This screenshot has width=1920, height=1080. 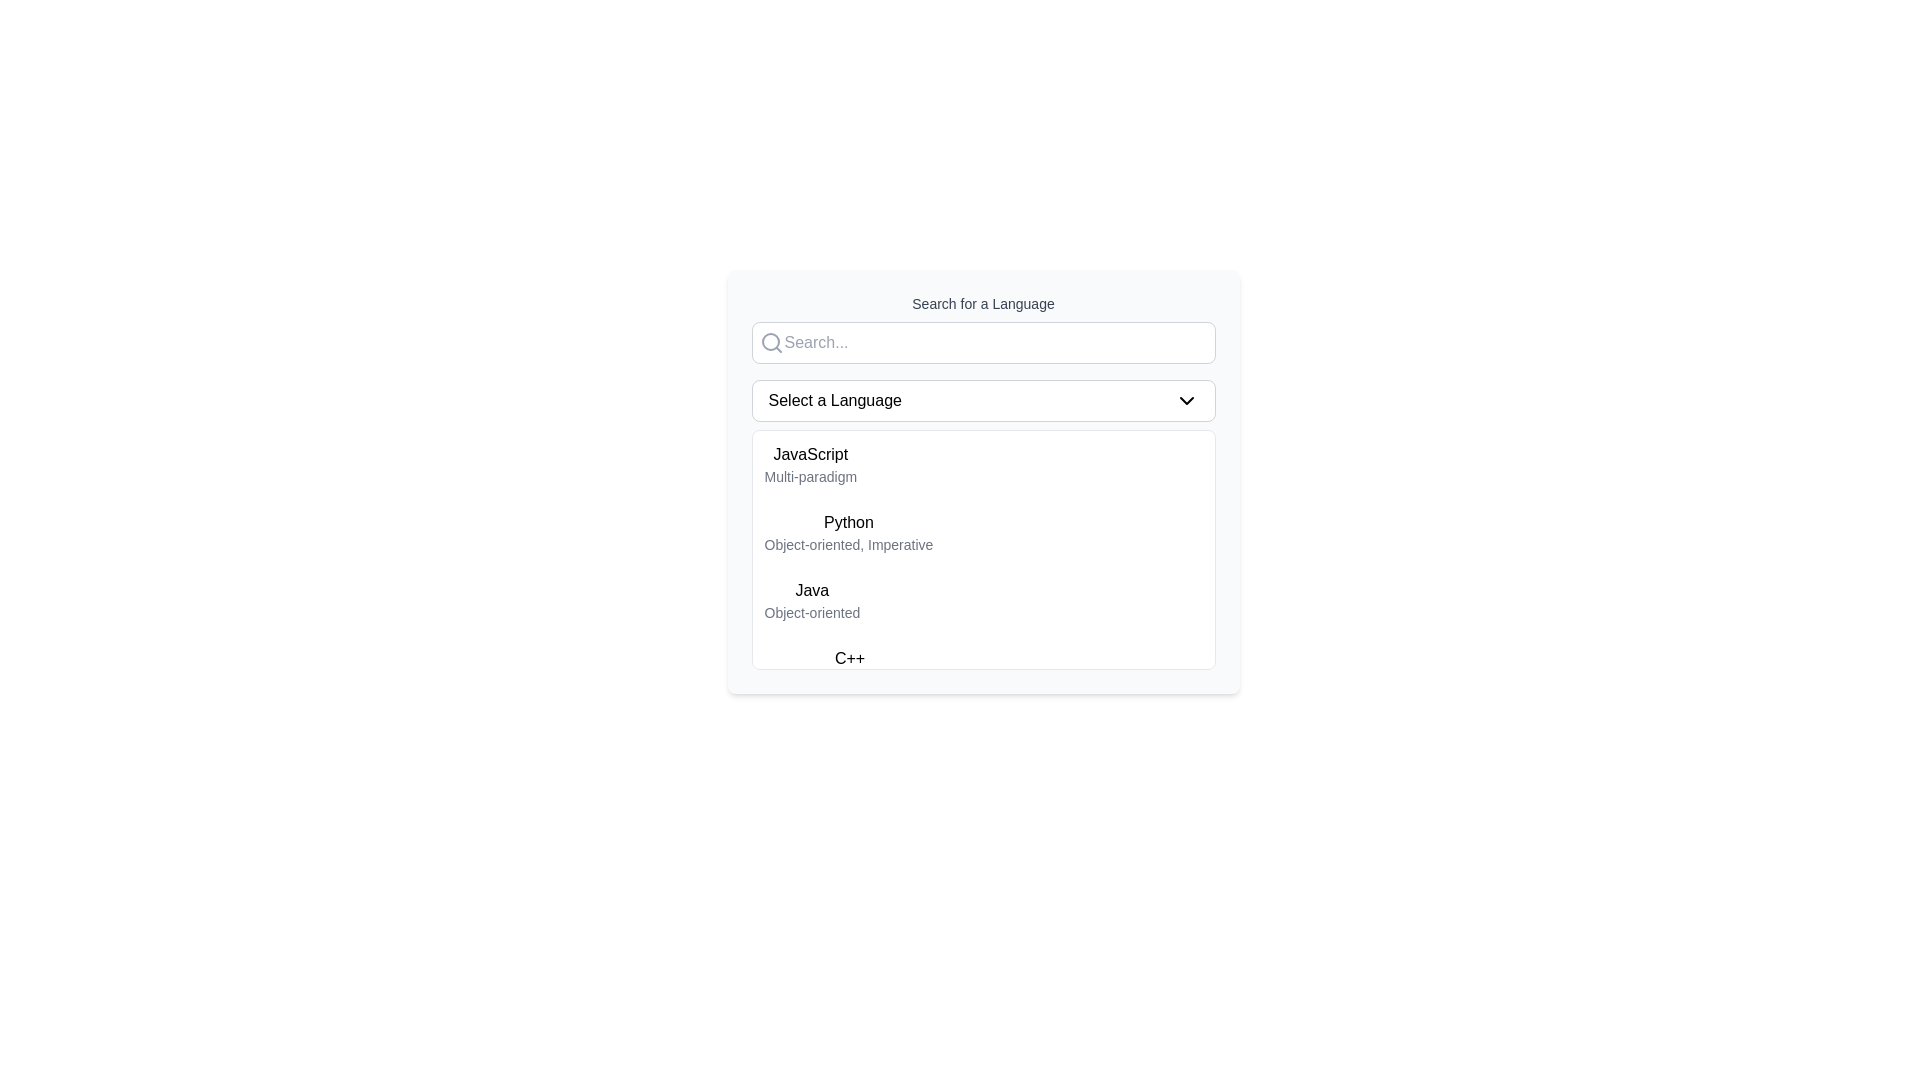 What do you see at coordinates (983, 531) in the screenshot?
I see `the 'Python' option in the dropdown list titled 'Select a Language', which is the second item in the list` at bounding box center [983, 531].